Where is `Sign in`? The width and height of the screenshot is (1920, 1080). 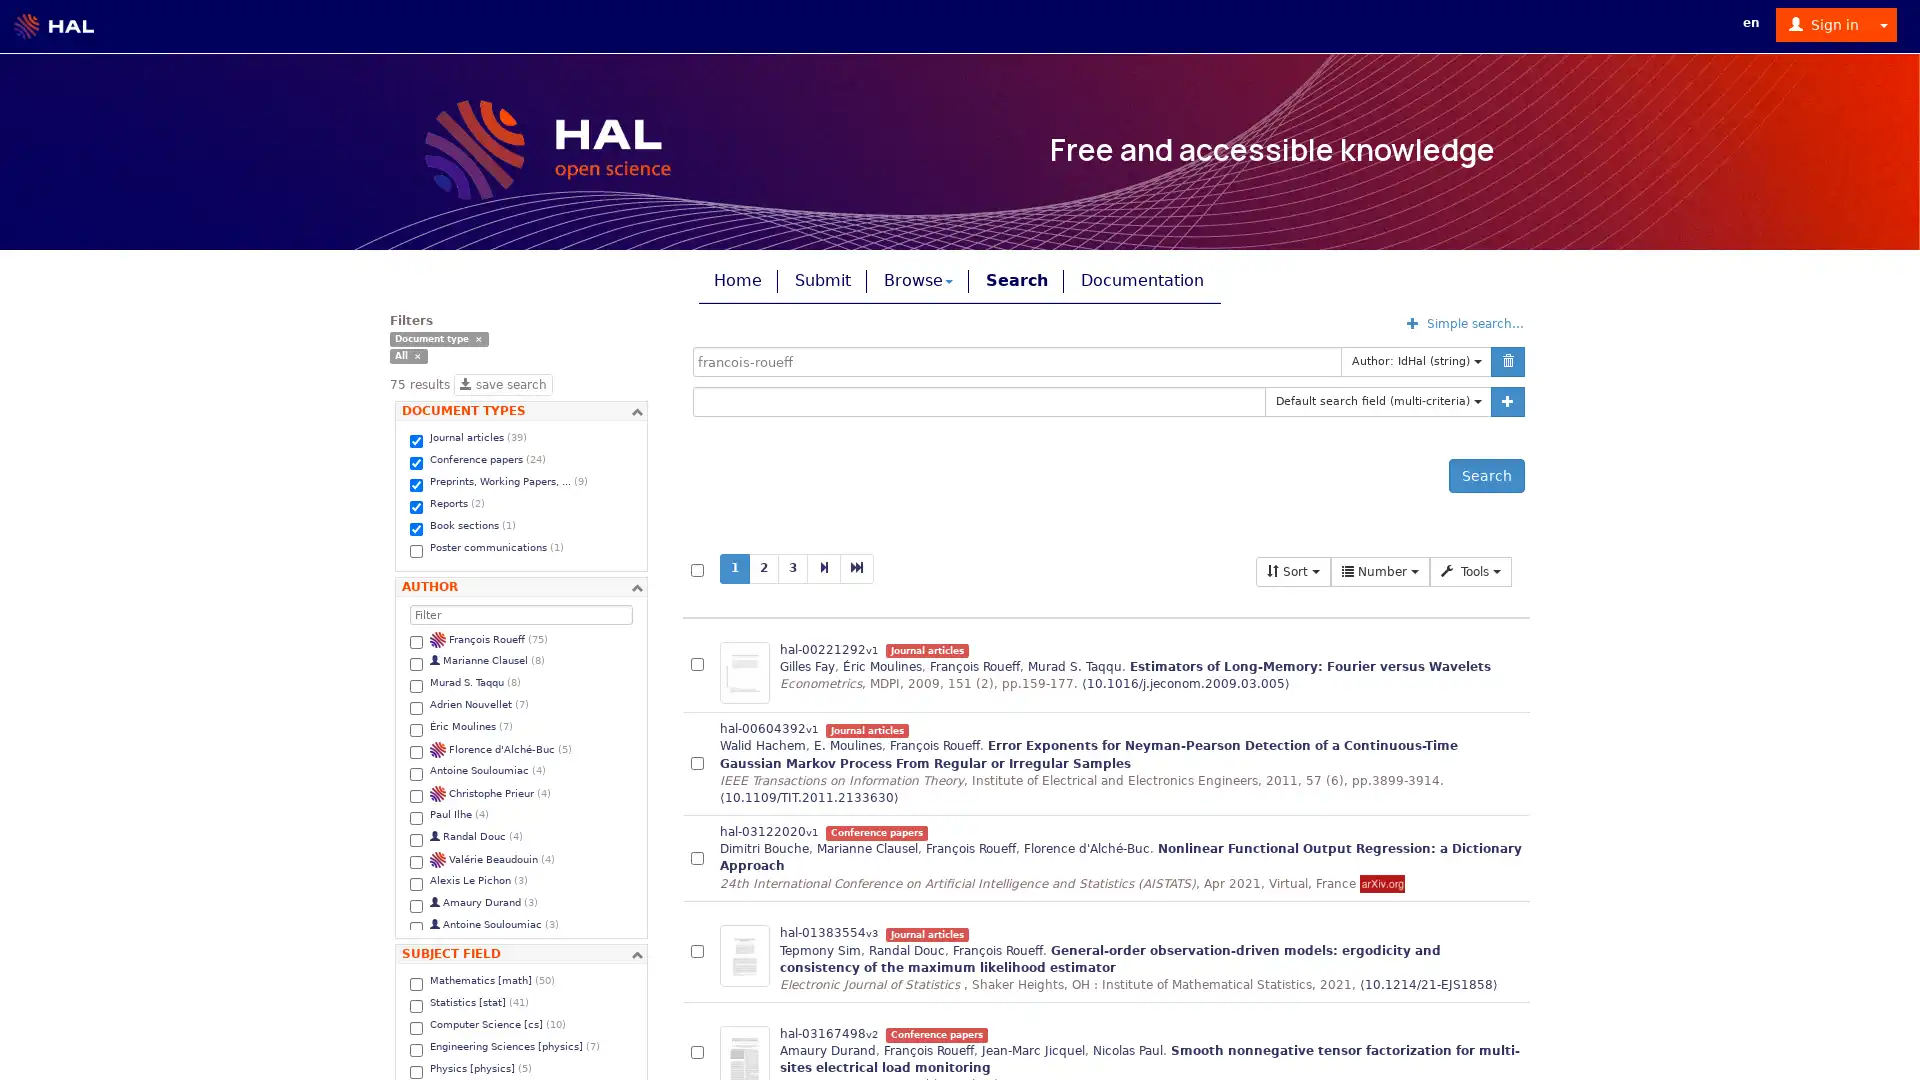
Sign in is located at coordinates (1824, 24).